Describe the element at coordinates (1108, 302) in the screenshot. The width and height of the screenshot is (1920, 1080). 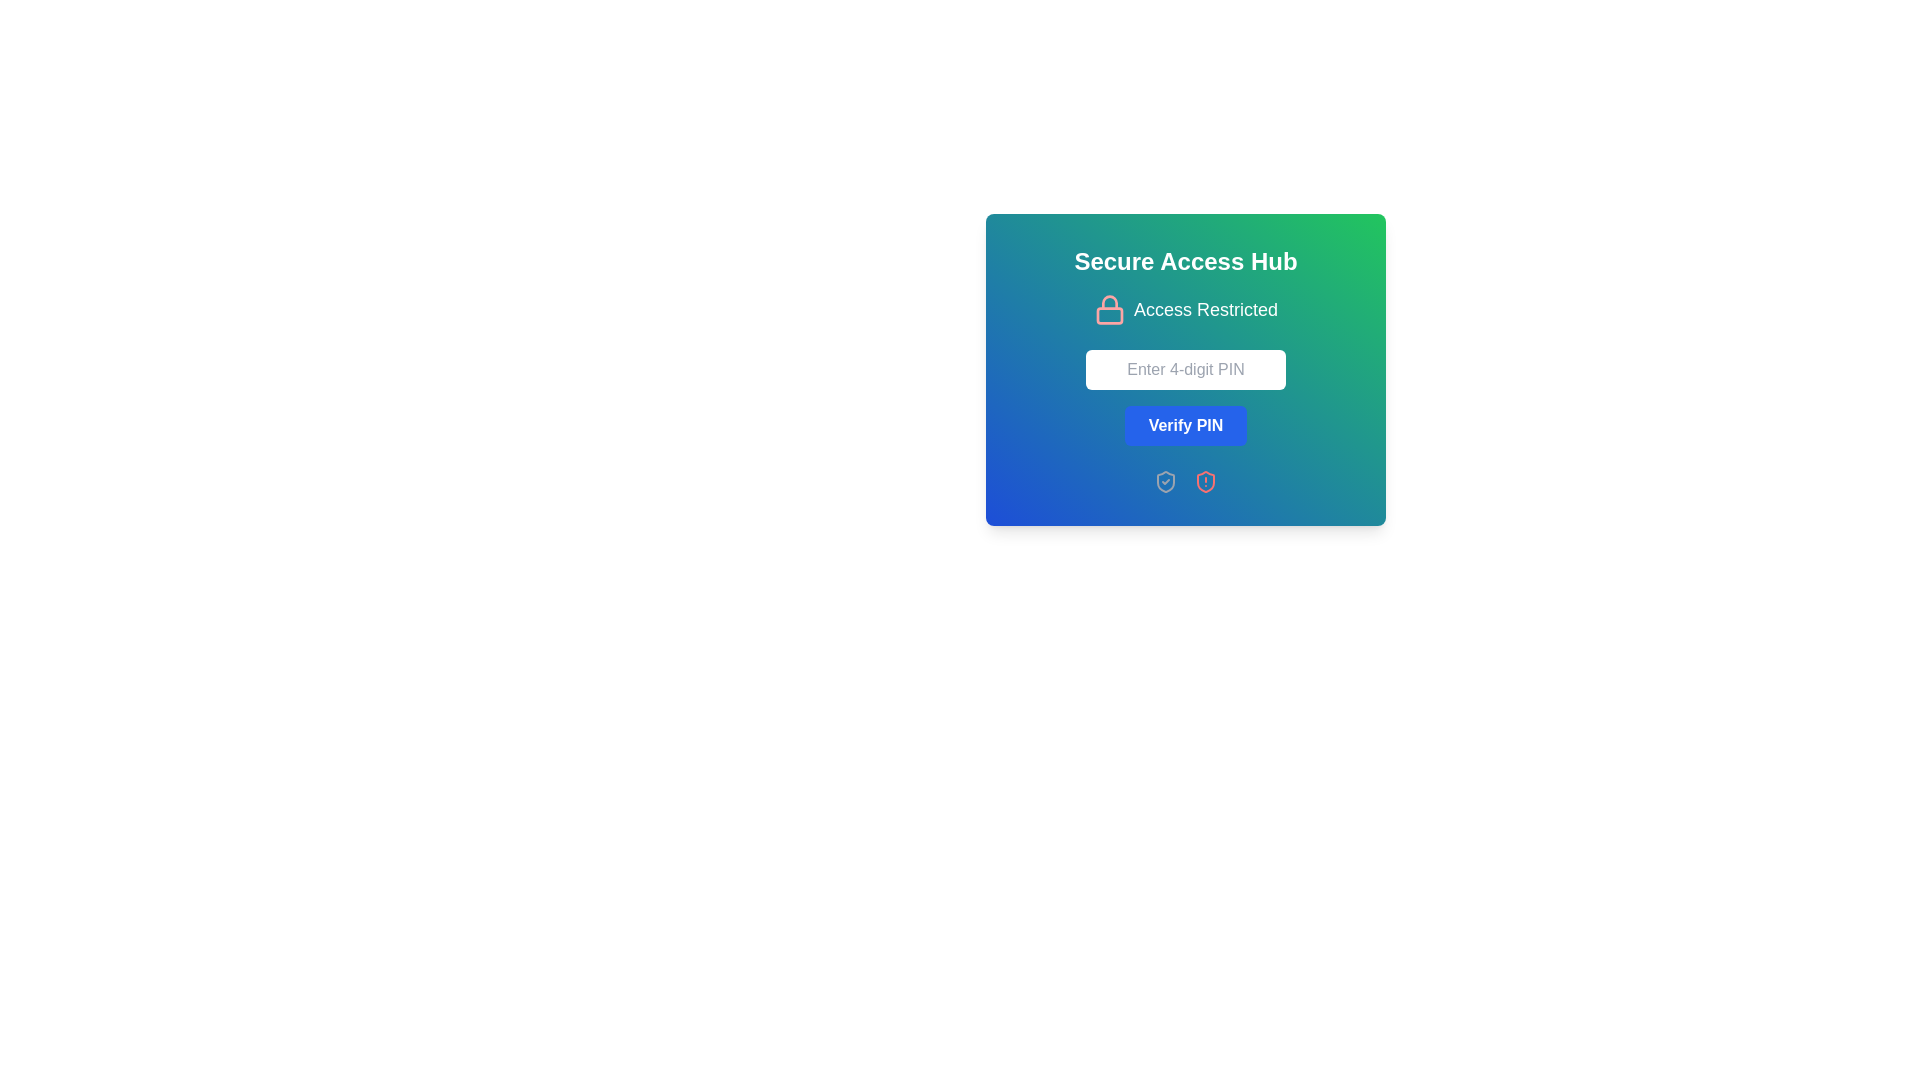
I see `the curved line forming part of the padlock icon, which represents the lock mechanism of the padlock above the 'Access Restricted' text in the 'Secure Access Hub' component` at that location.